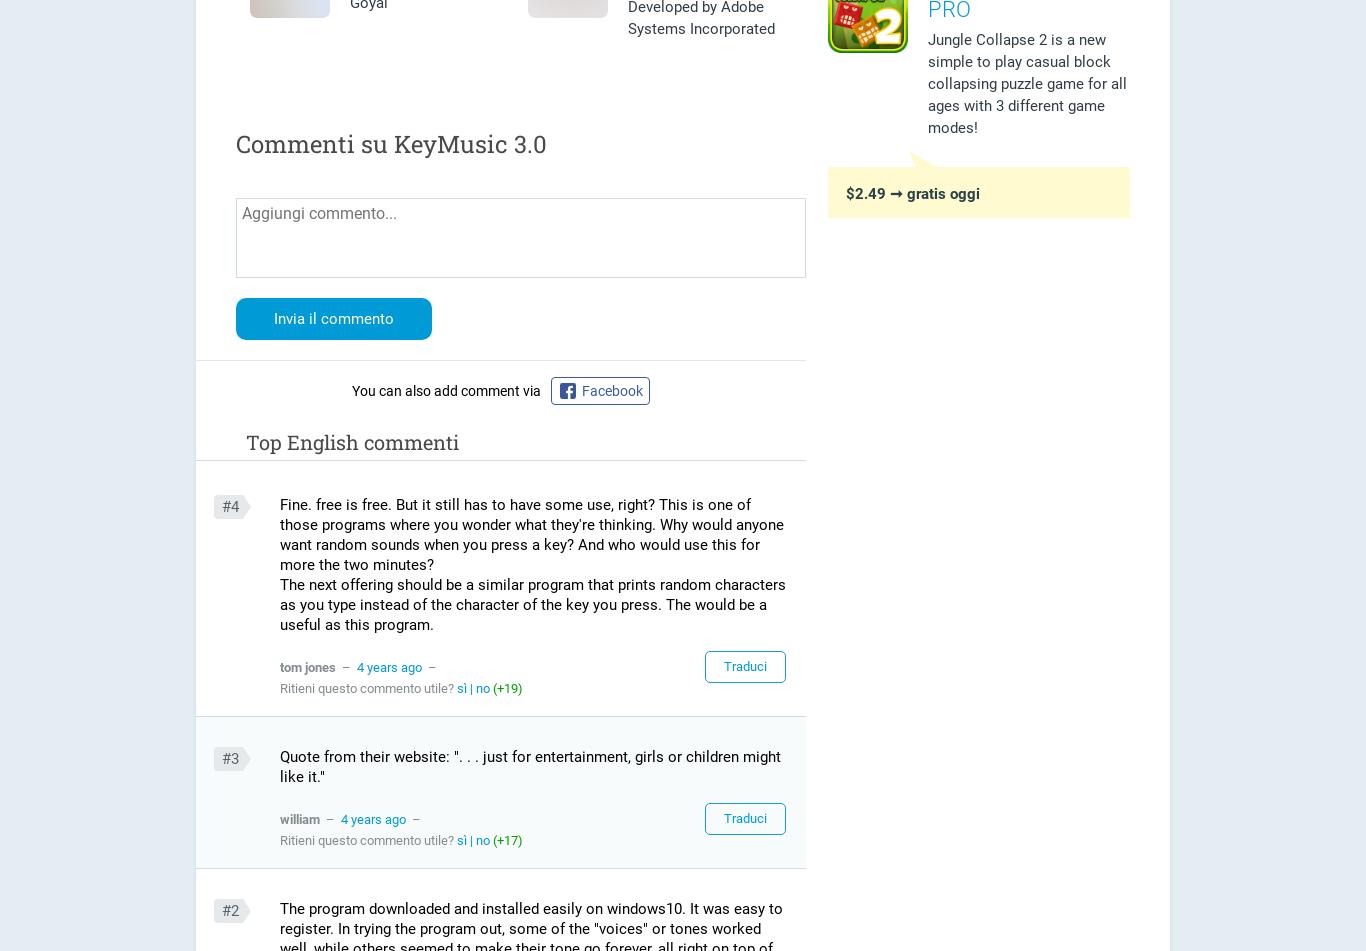 This screenshot has width=1366, height=951. What do you see at coordinates (220, 757) in the screenshot?
I see `'#3'` at bounding box center [220, 757].